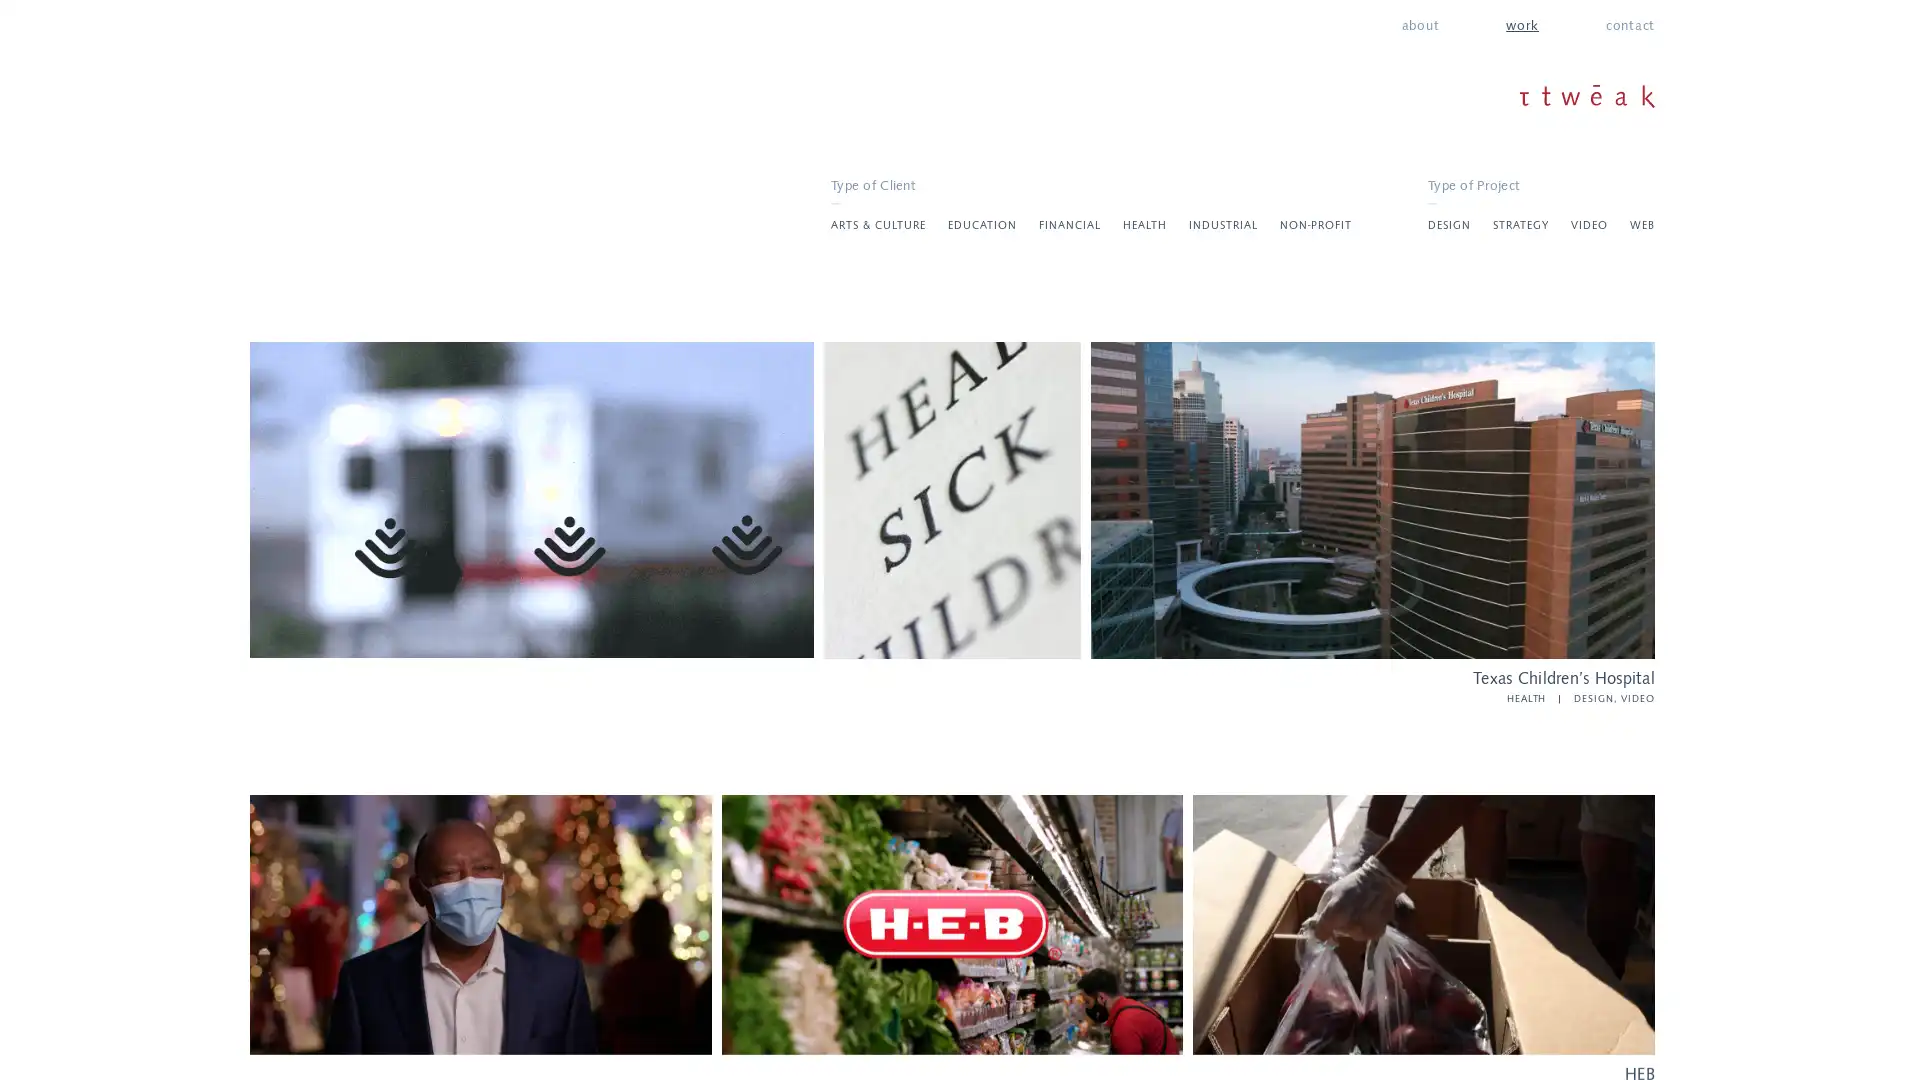 The image size is (1920, 1080). I want to click on VIDEO, so click(1588, 225).